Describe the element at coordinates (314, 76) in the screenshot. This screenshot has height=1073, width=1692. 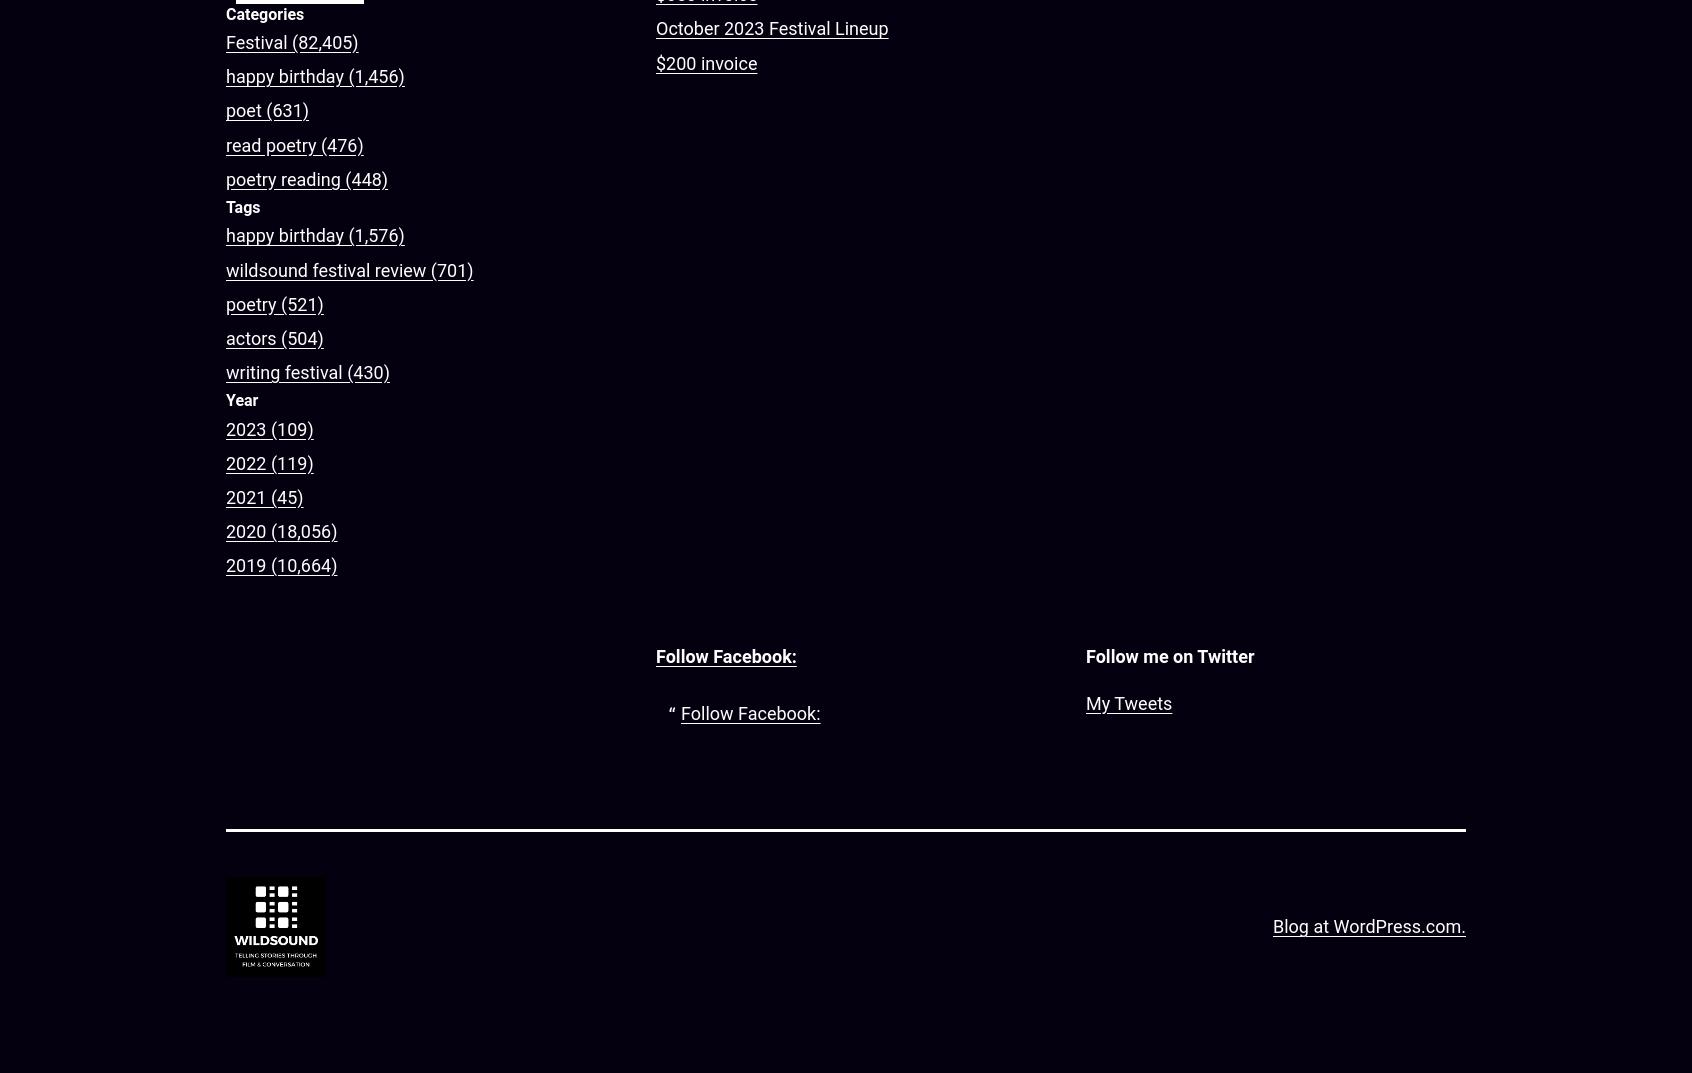
I see `'happy birthday (1,456)'` at that location.